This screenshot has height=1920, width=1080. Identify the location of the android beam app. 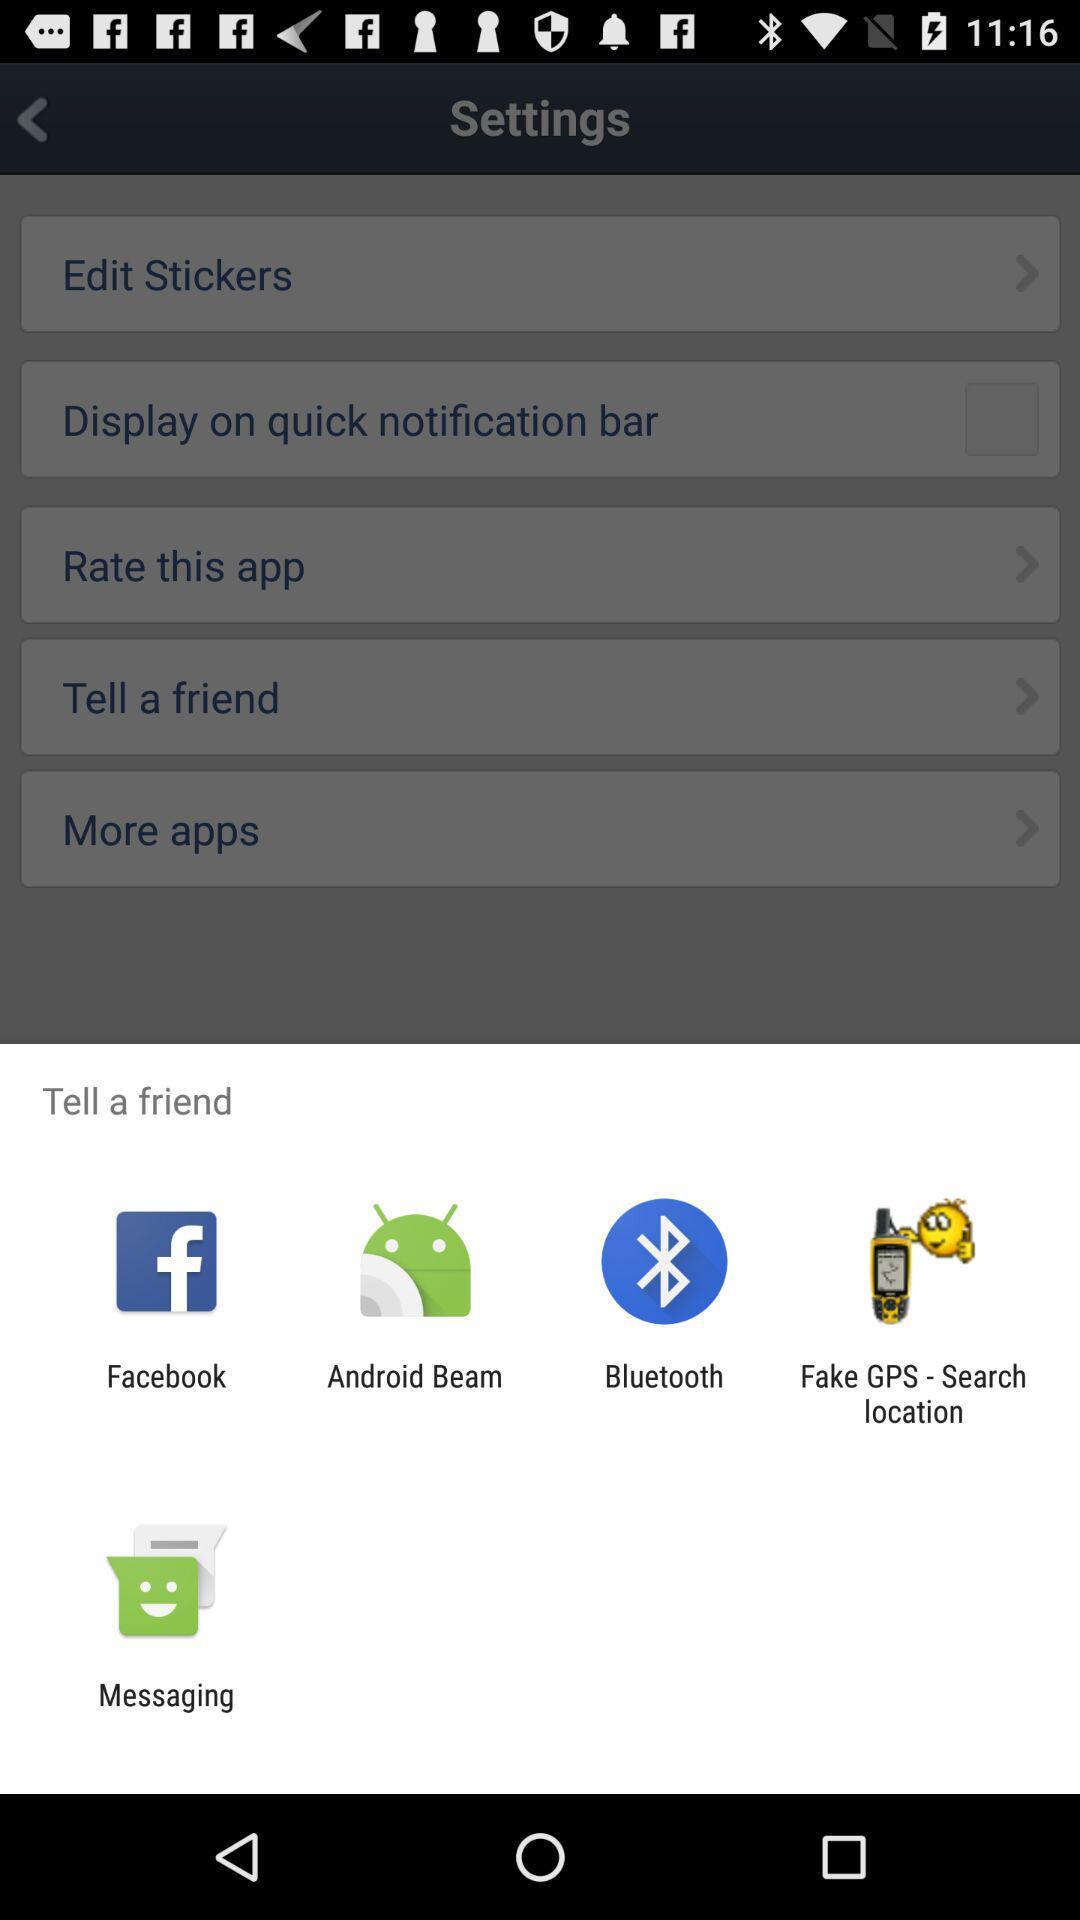
(414, 1392).